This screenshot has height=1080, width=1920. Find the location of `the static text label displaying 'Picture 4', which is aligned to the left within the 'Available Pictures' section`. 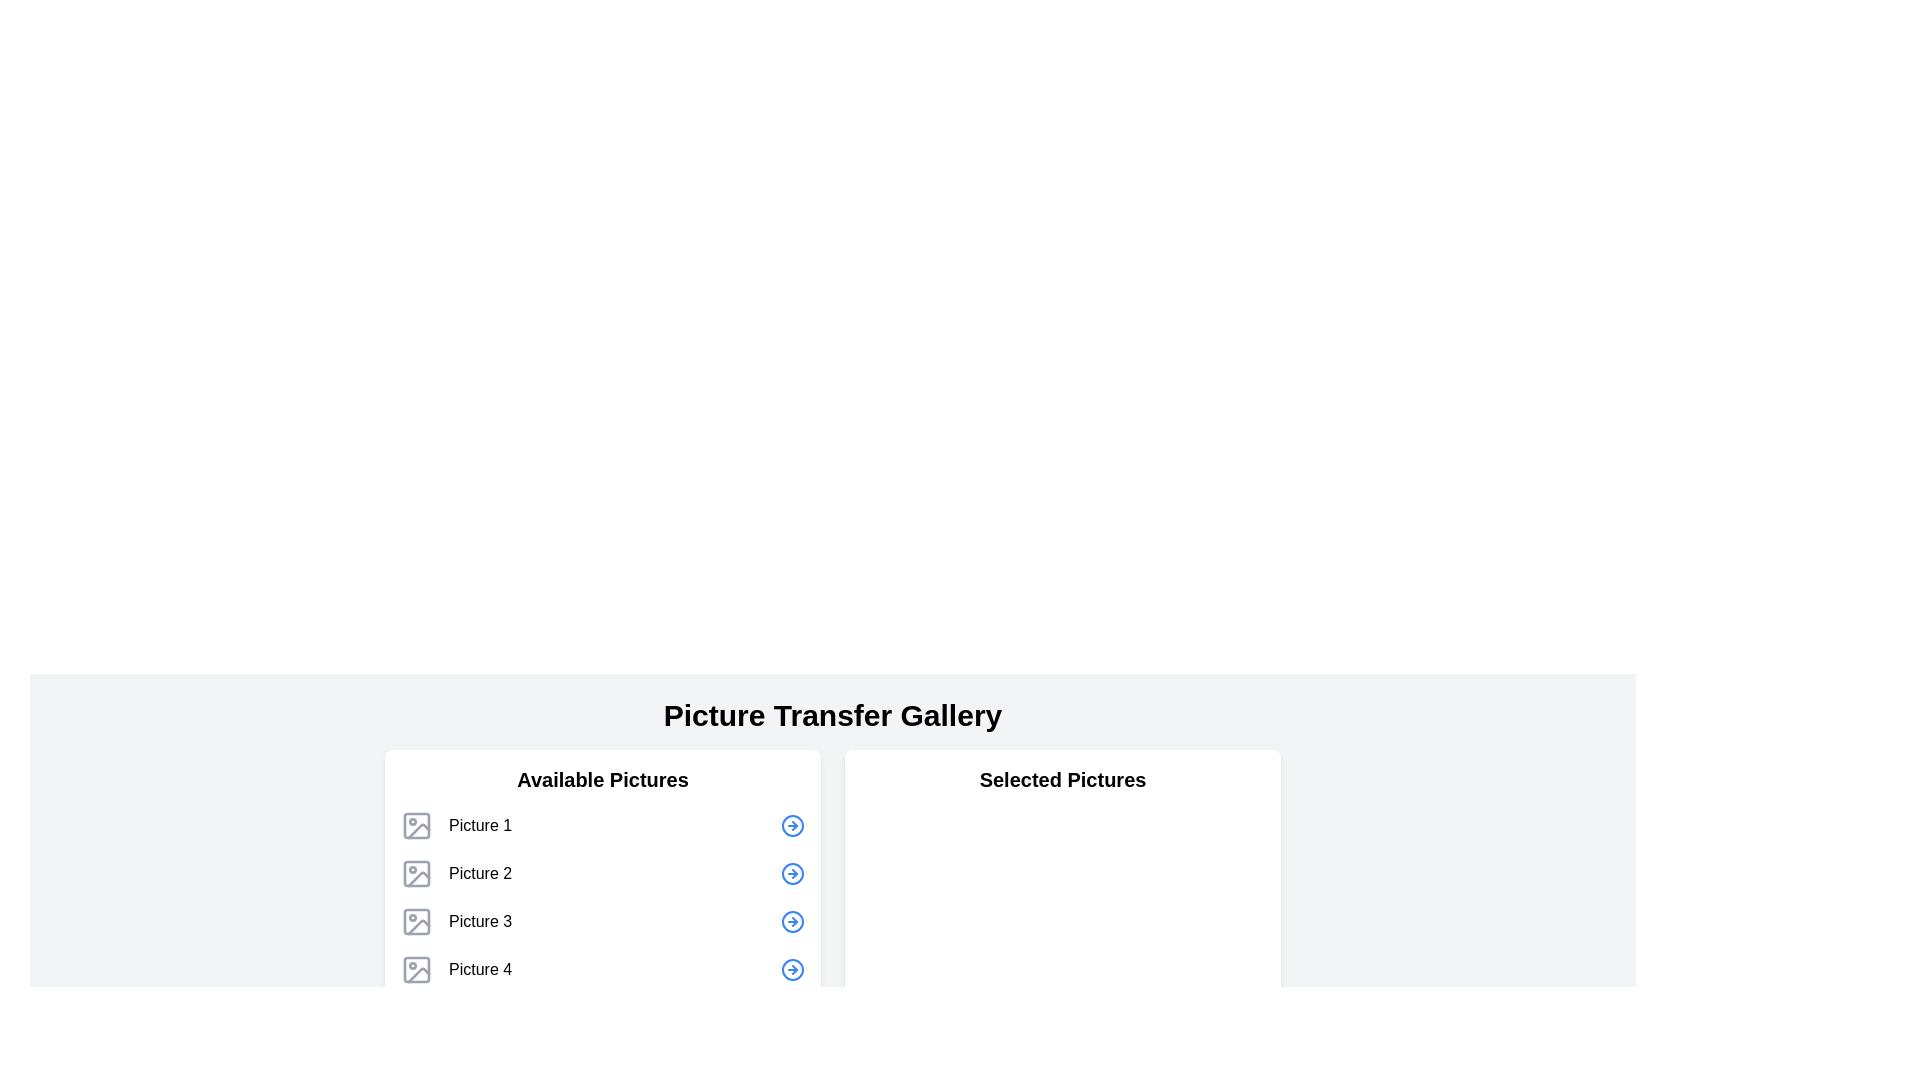

the static text label displaying 'Picture 4', which is aligned to the left within the 'Available Pictures' section is located at coordinates (480, 968).